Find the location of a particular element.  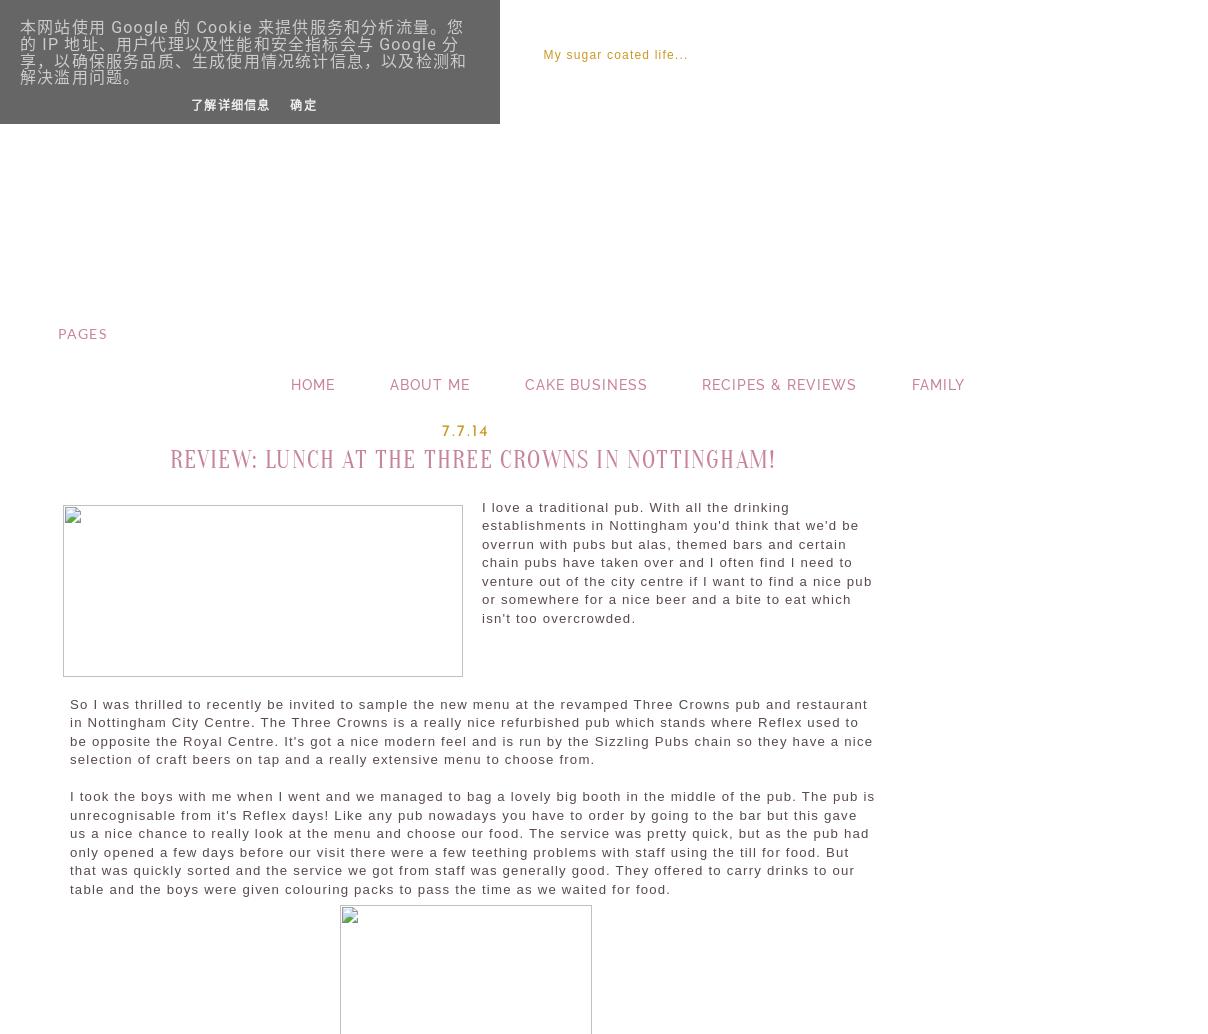

'Family' is located at coordinates (937, 383).